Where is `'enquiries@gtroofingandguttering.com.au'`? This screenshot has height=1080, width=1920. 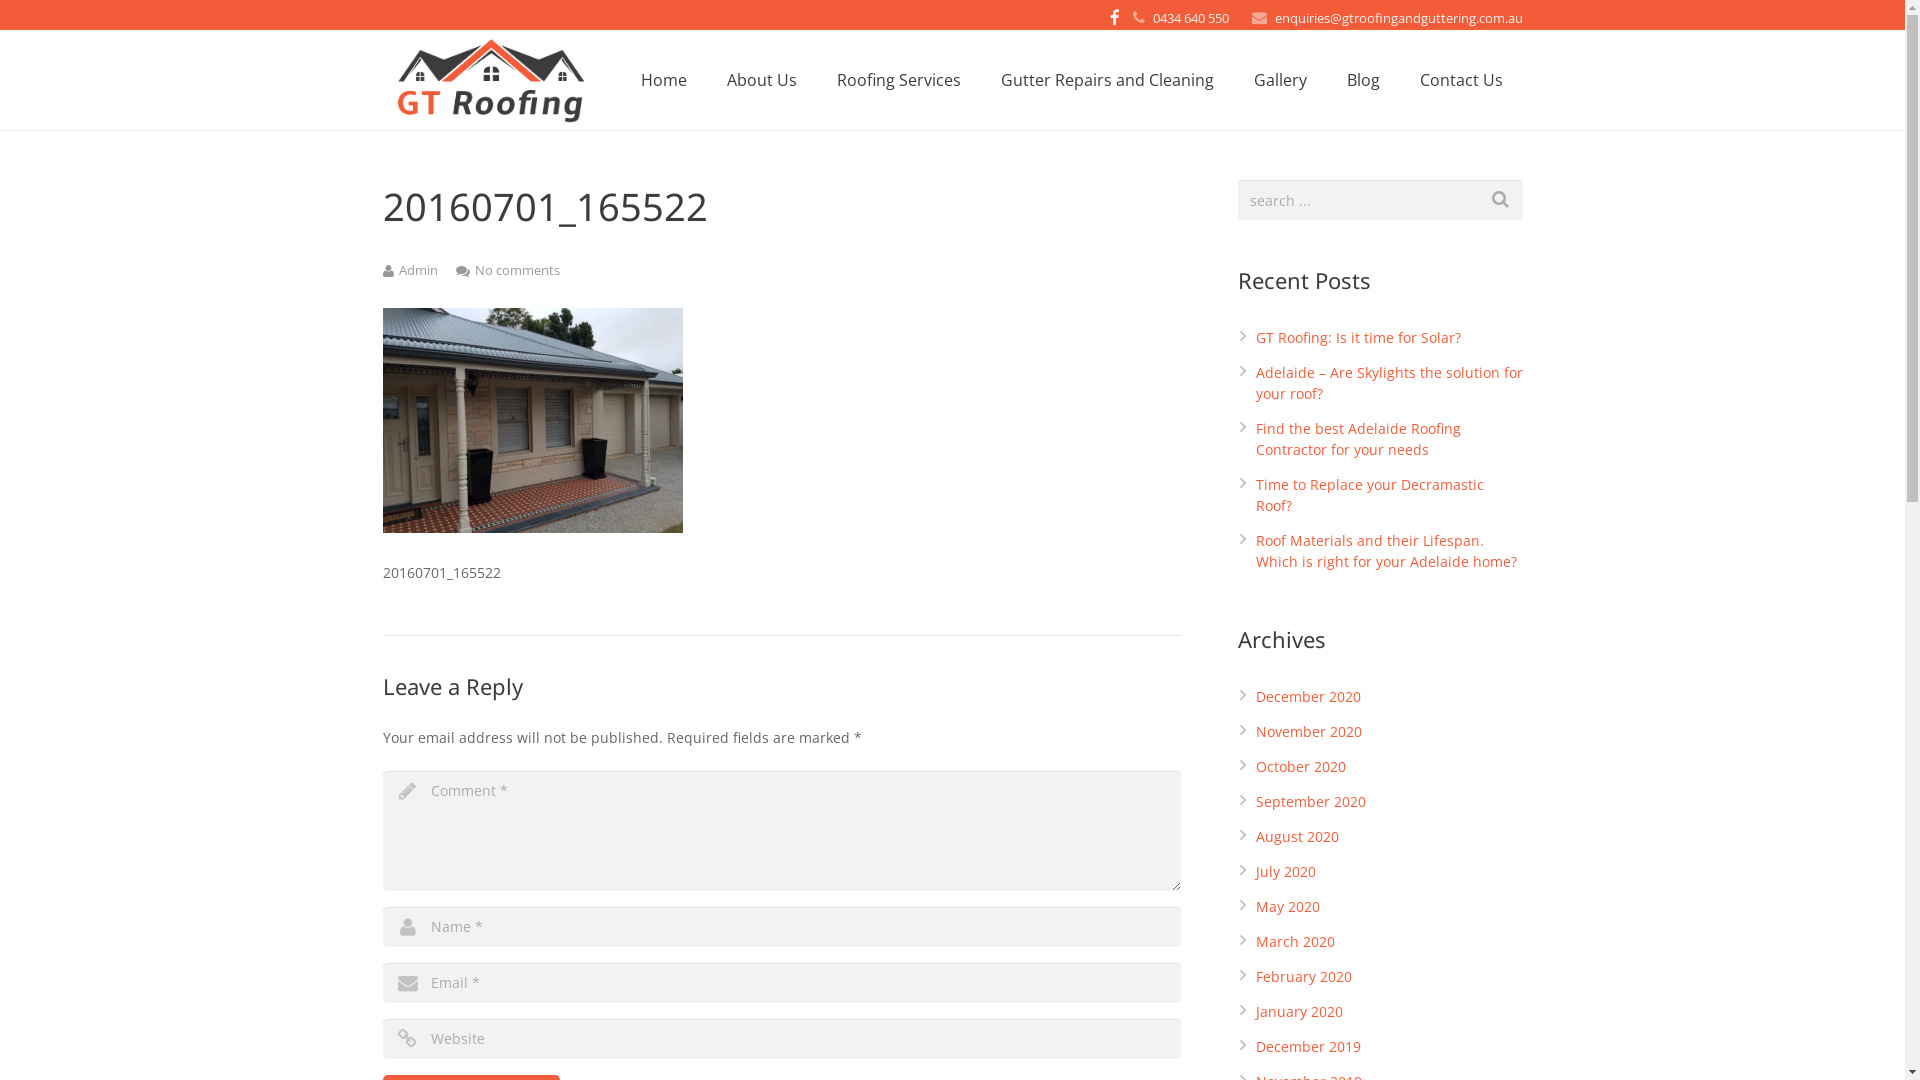
'enquiries@gtroofingandguttering.com.au' is located at coordinates (1396, 18).